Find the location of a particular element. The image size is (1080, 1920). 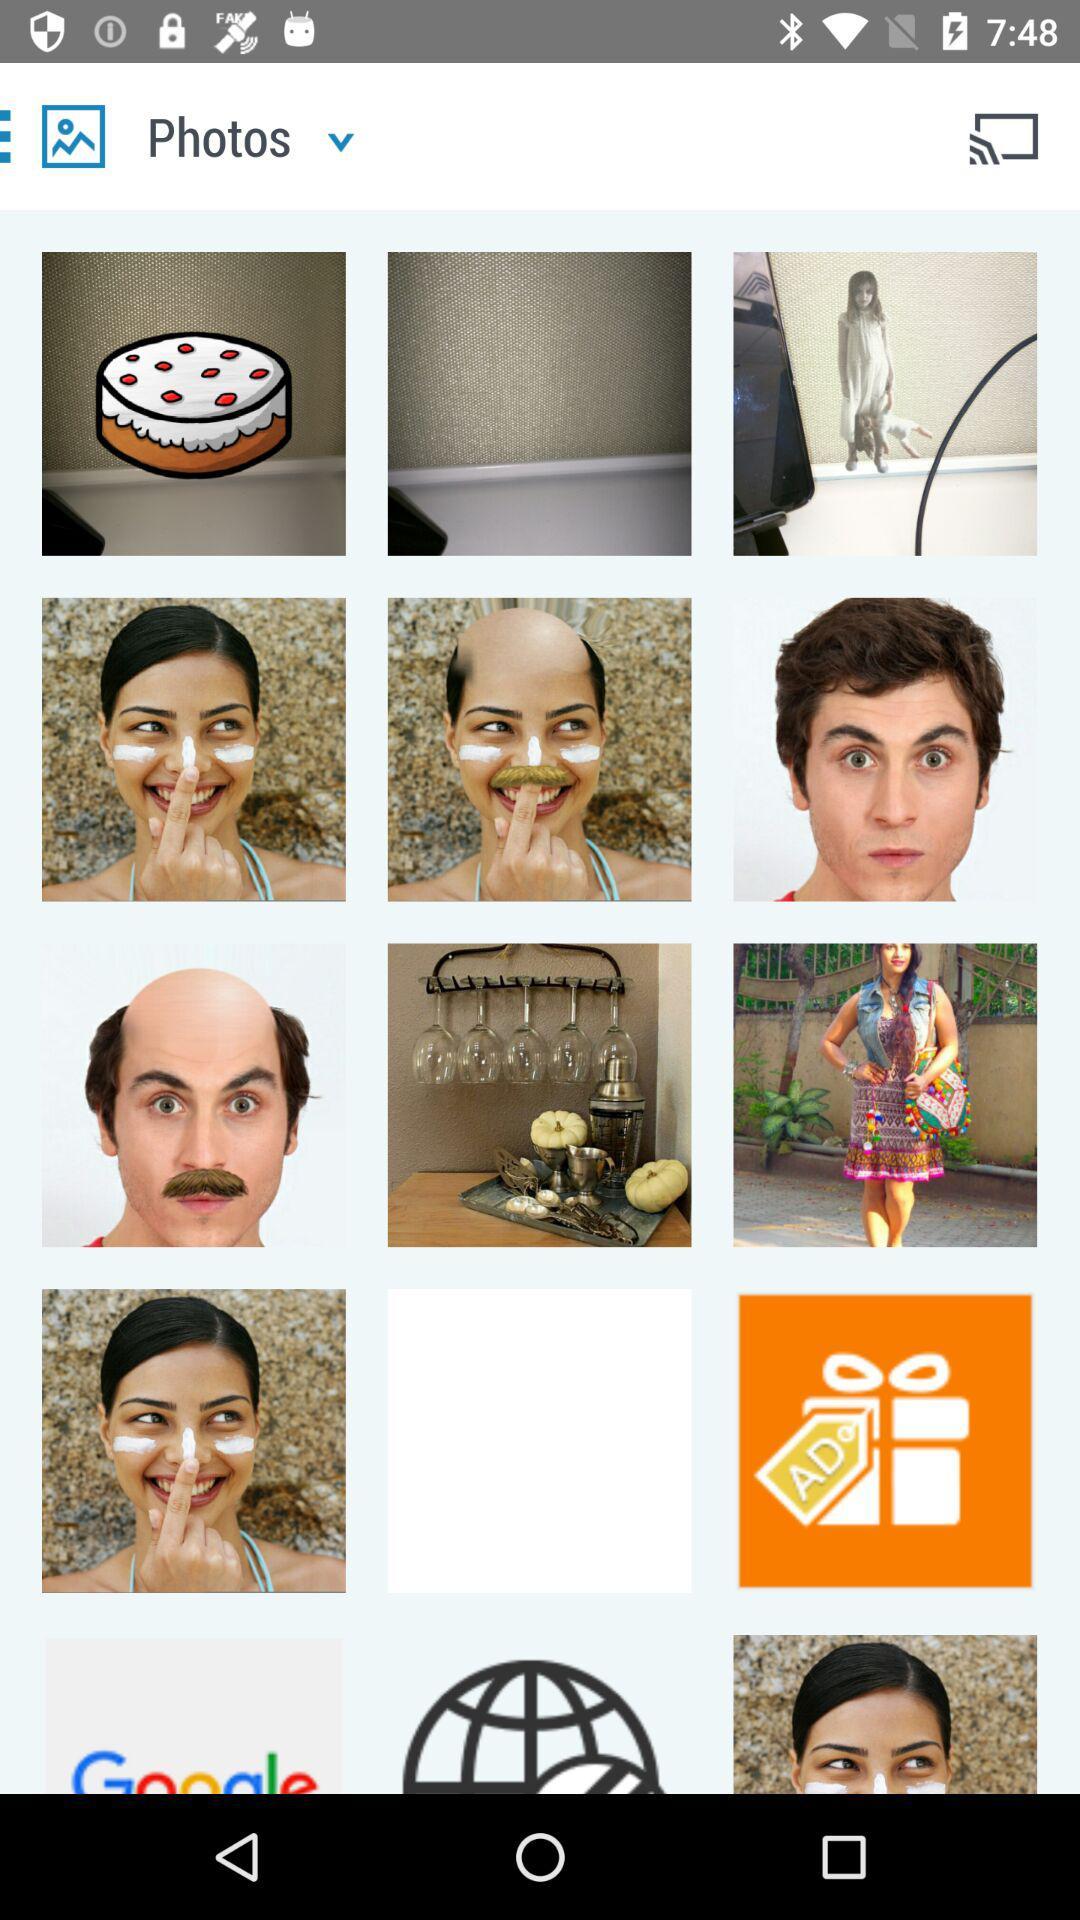

gallery symbol is located at coordinates (72, 135).